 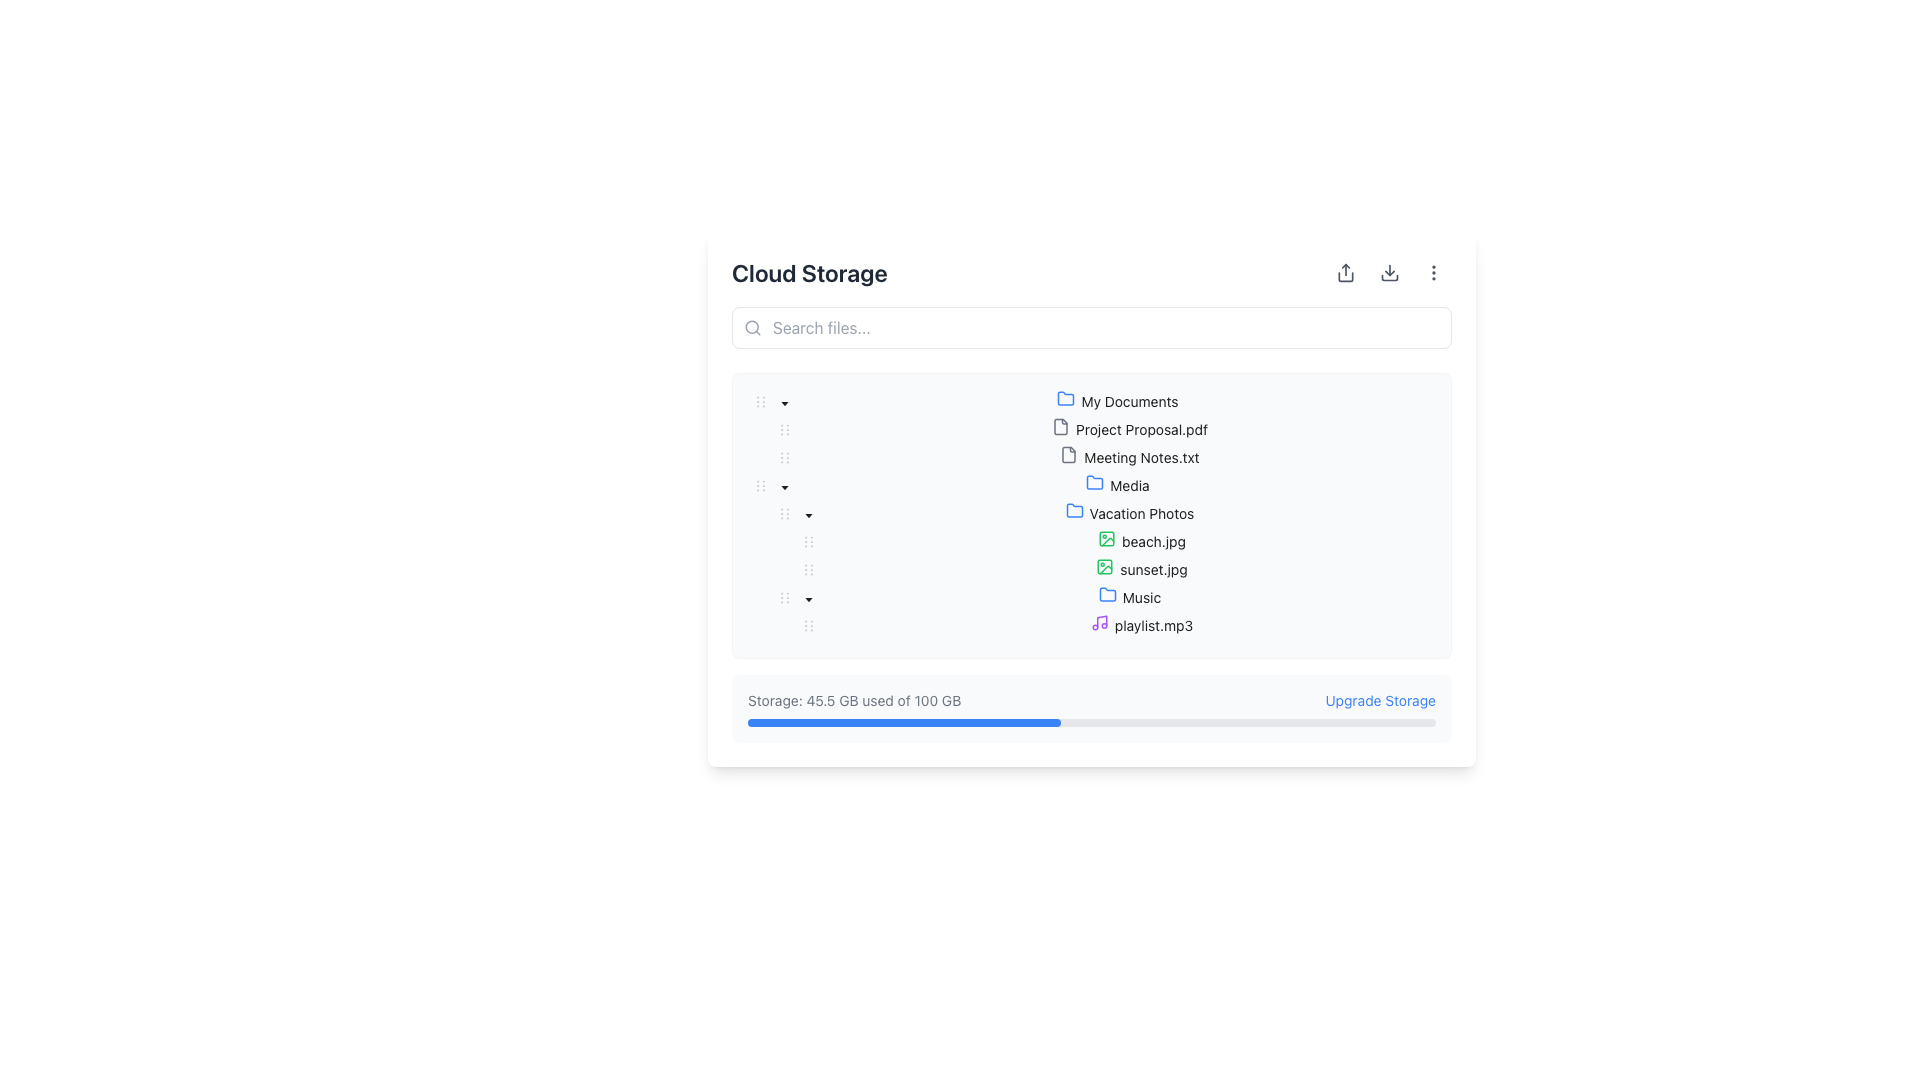 What do you see at coordinates (1142, 596) in the screenshot?
I see `the 'Music' text label` at bounding box center [1142, 596].